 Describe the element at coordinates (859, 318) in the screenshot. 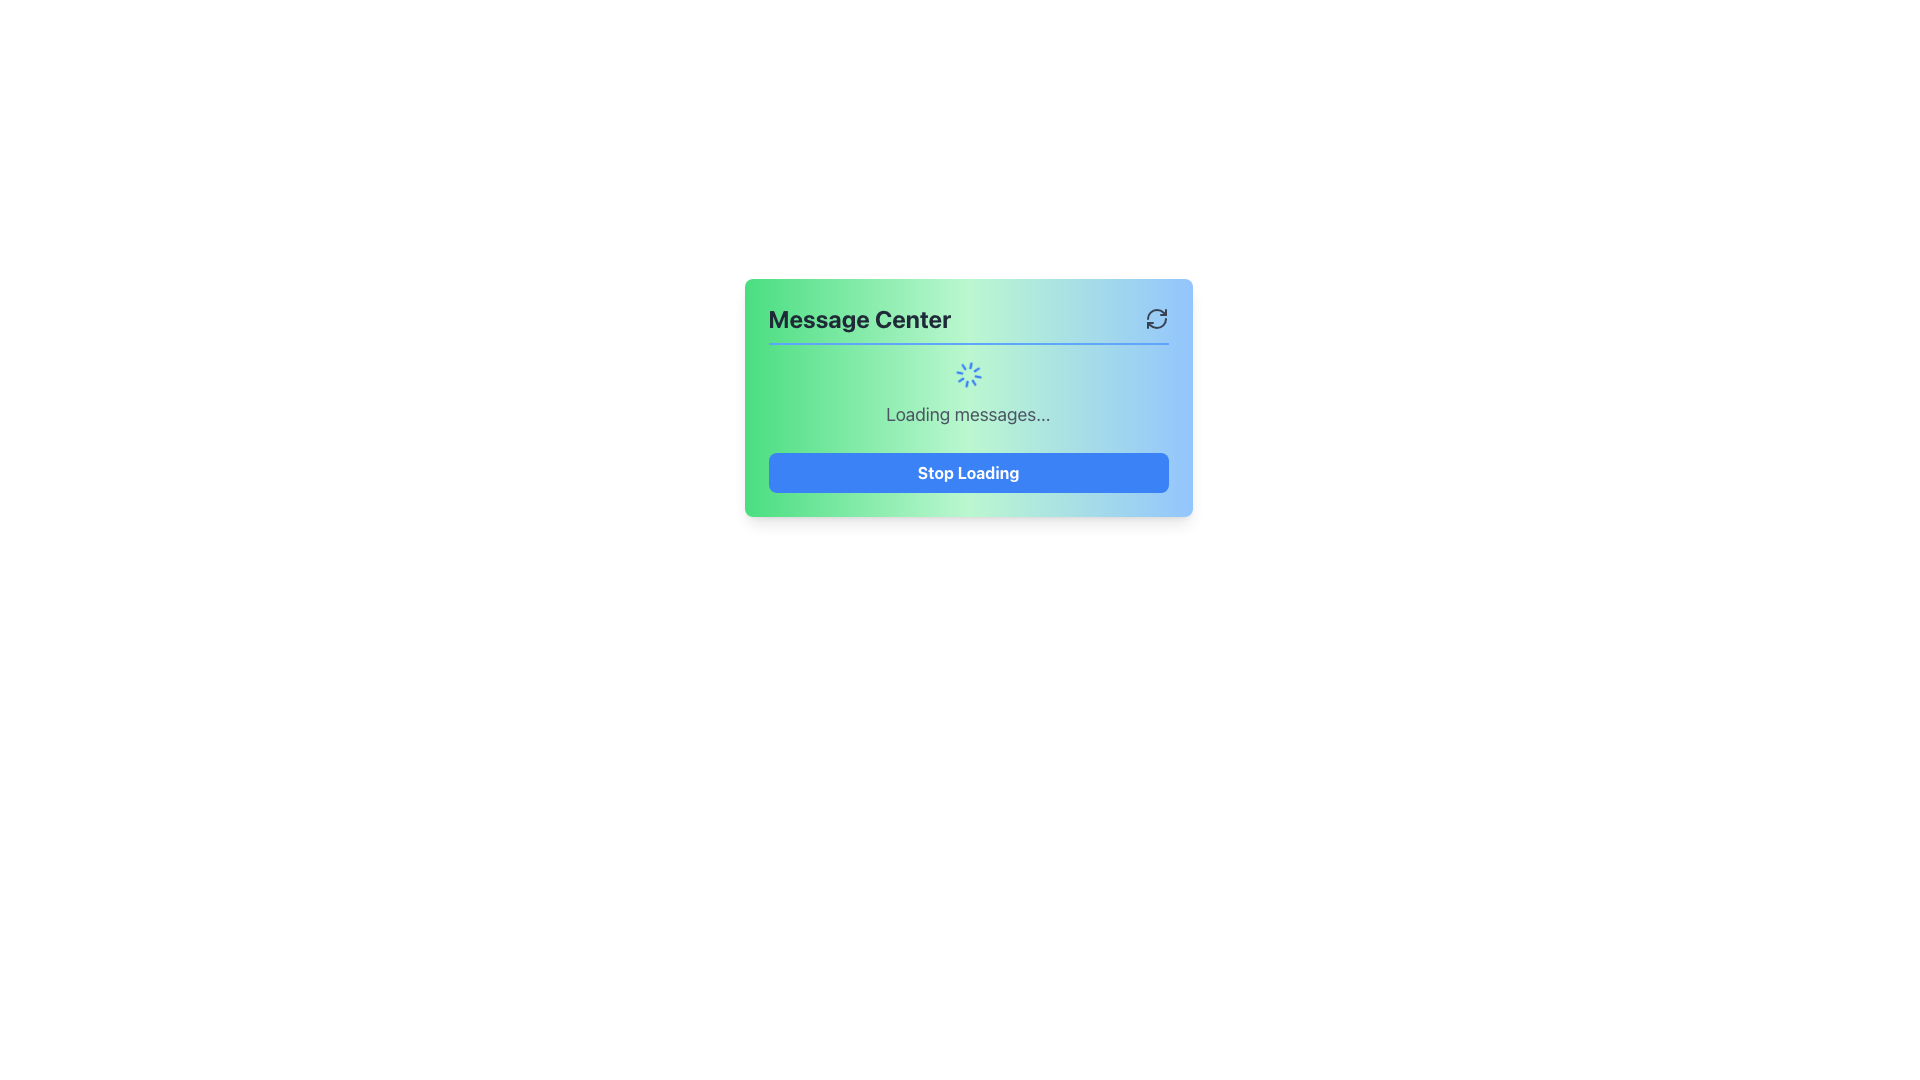

I see `the Static text header located on the left side of the top bar, which serves as a title or header for the interface` at that location.